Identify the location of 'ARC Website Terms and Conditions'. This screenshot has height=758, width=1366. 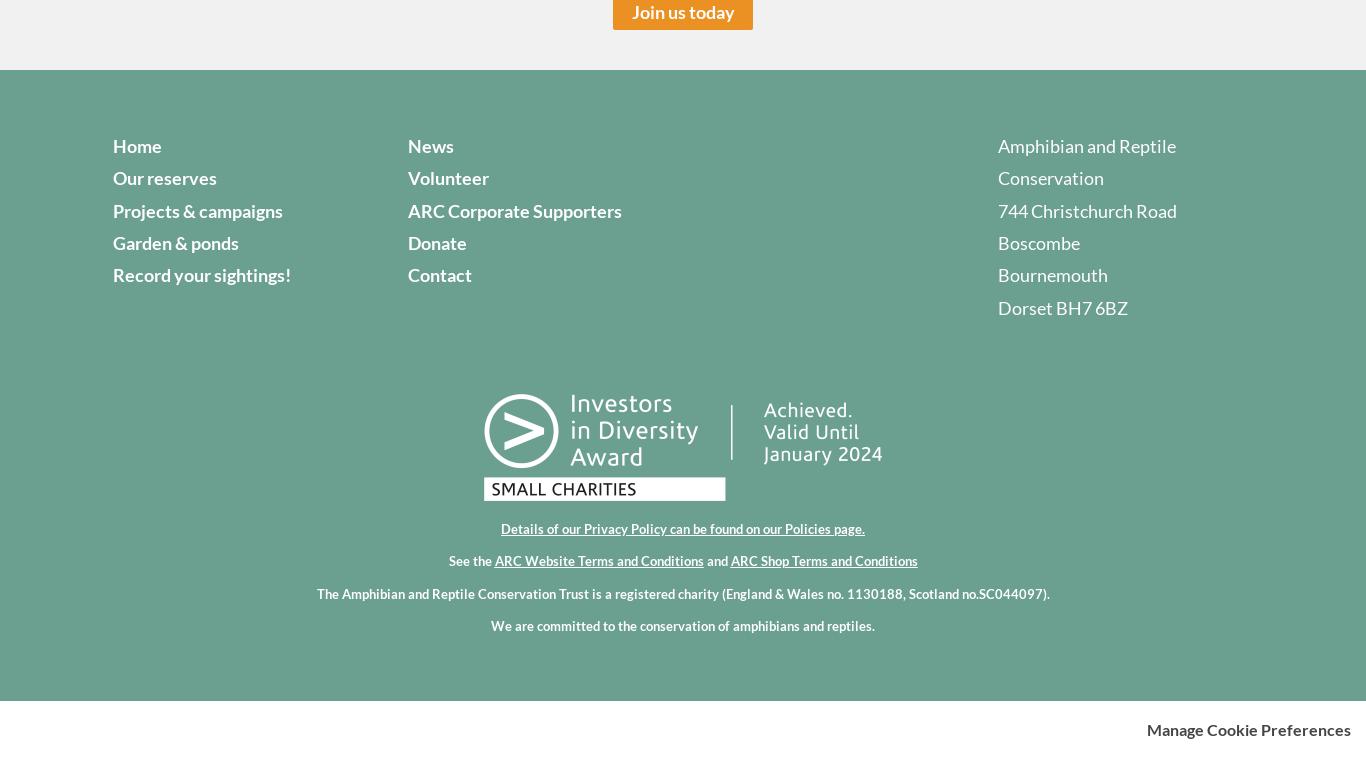
(597, 559).